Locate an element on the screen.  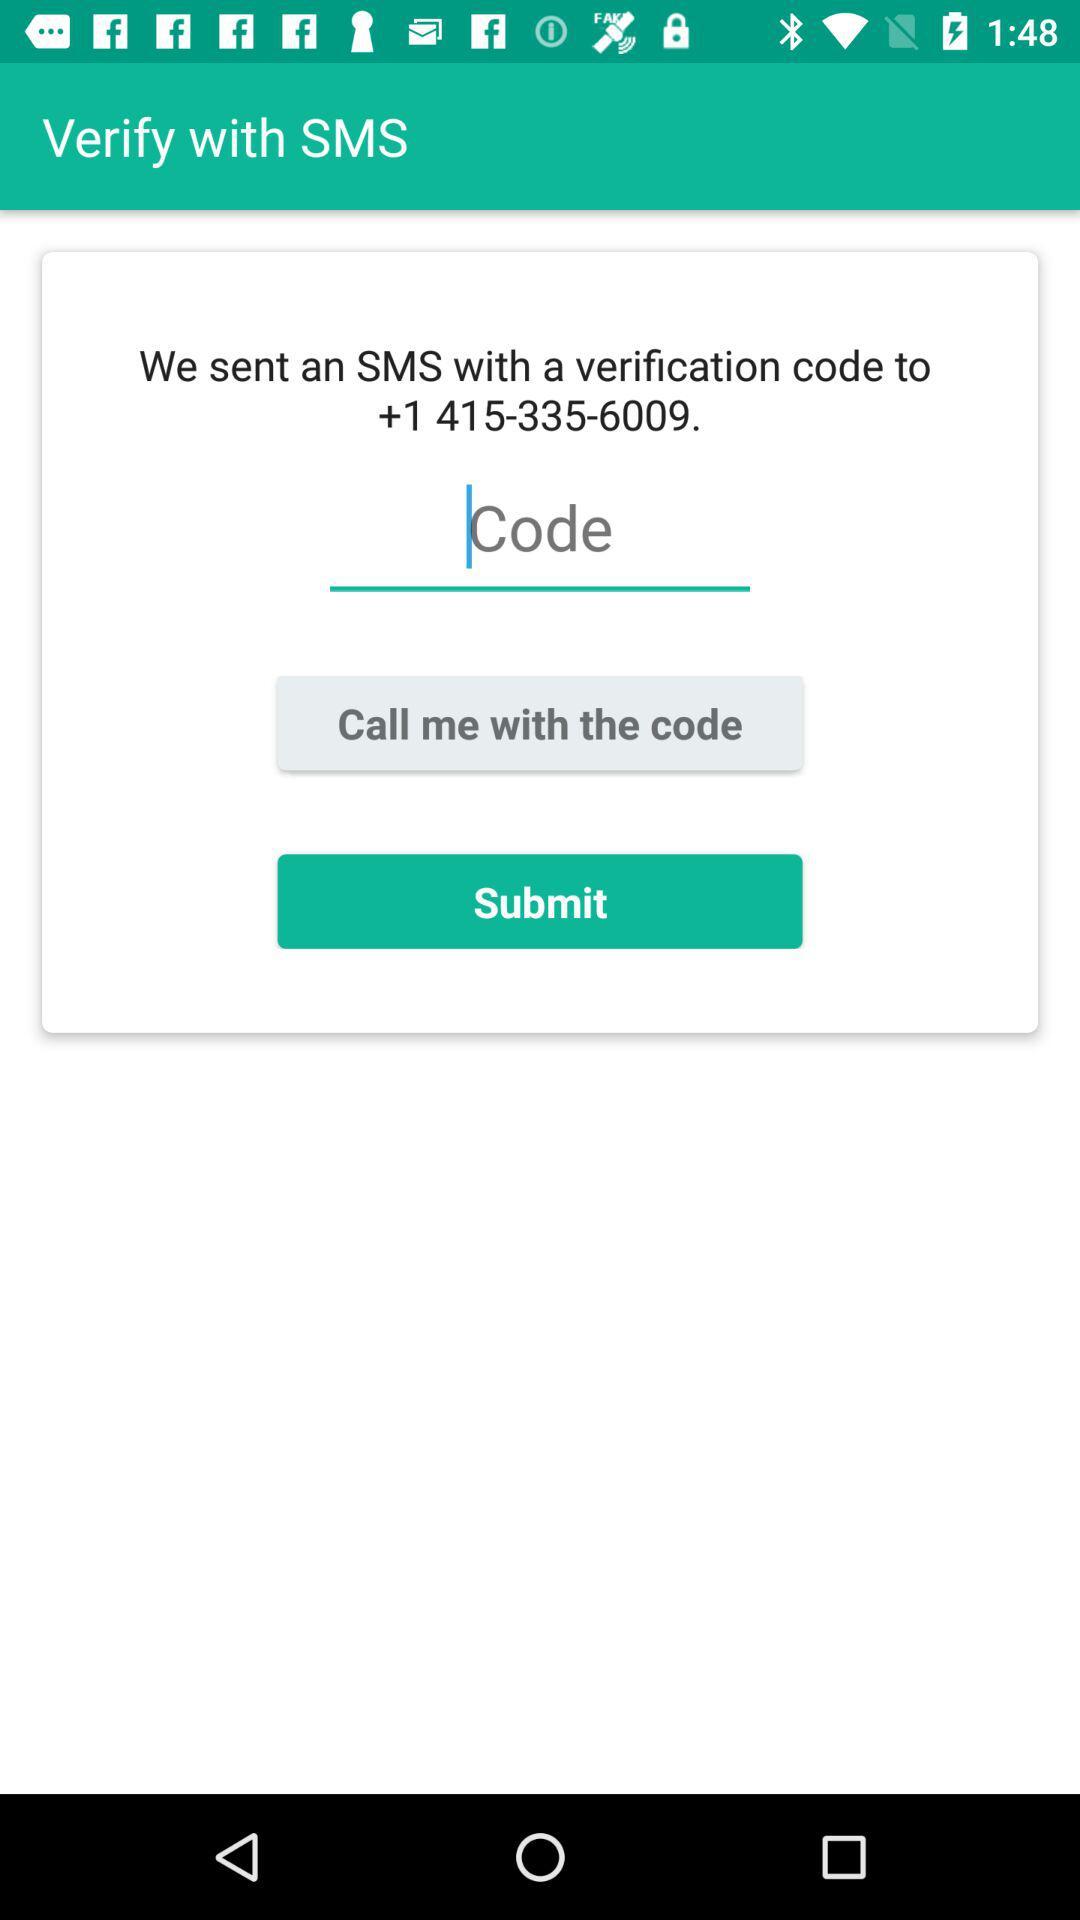
the item above submit item is located at coordinates (540, 722).